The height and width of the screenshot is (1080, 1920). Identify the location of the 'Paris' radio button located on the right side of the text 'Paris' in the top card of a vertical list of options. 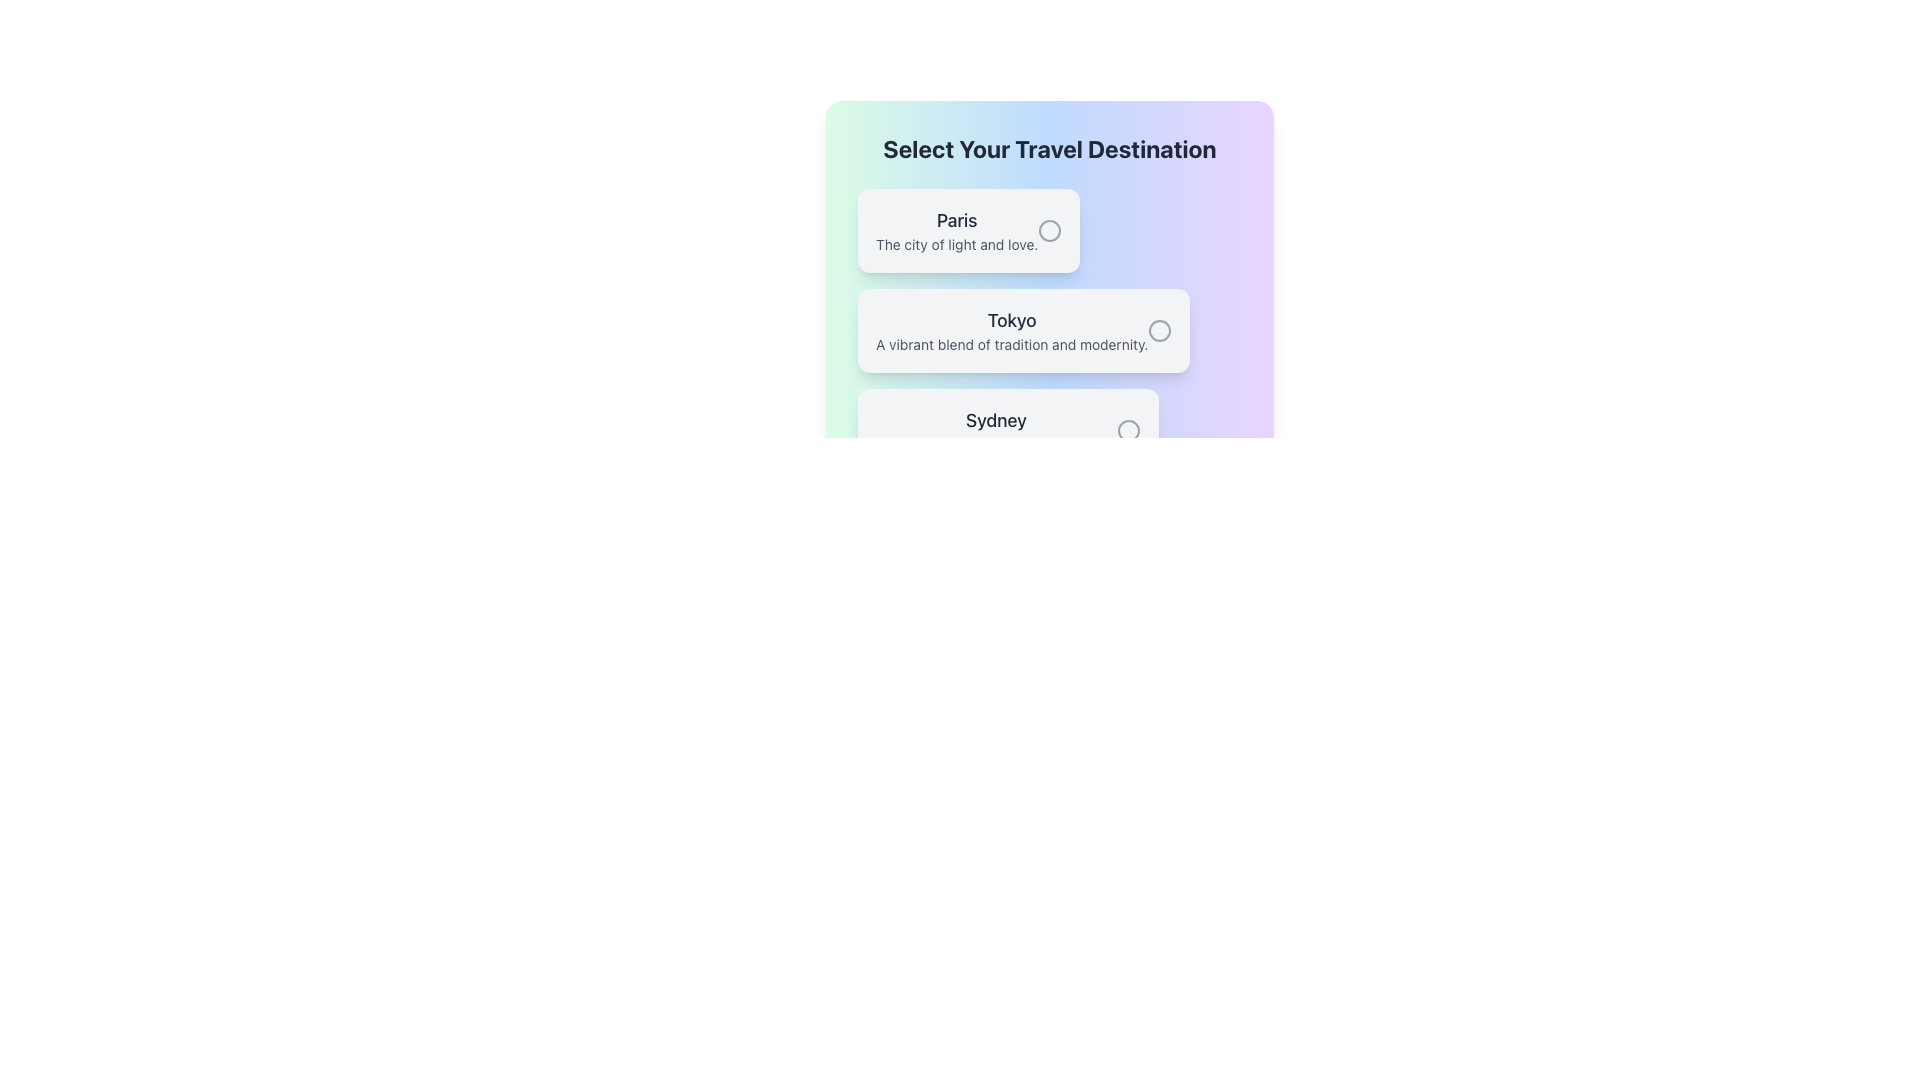
(1049, 230).